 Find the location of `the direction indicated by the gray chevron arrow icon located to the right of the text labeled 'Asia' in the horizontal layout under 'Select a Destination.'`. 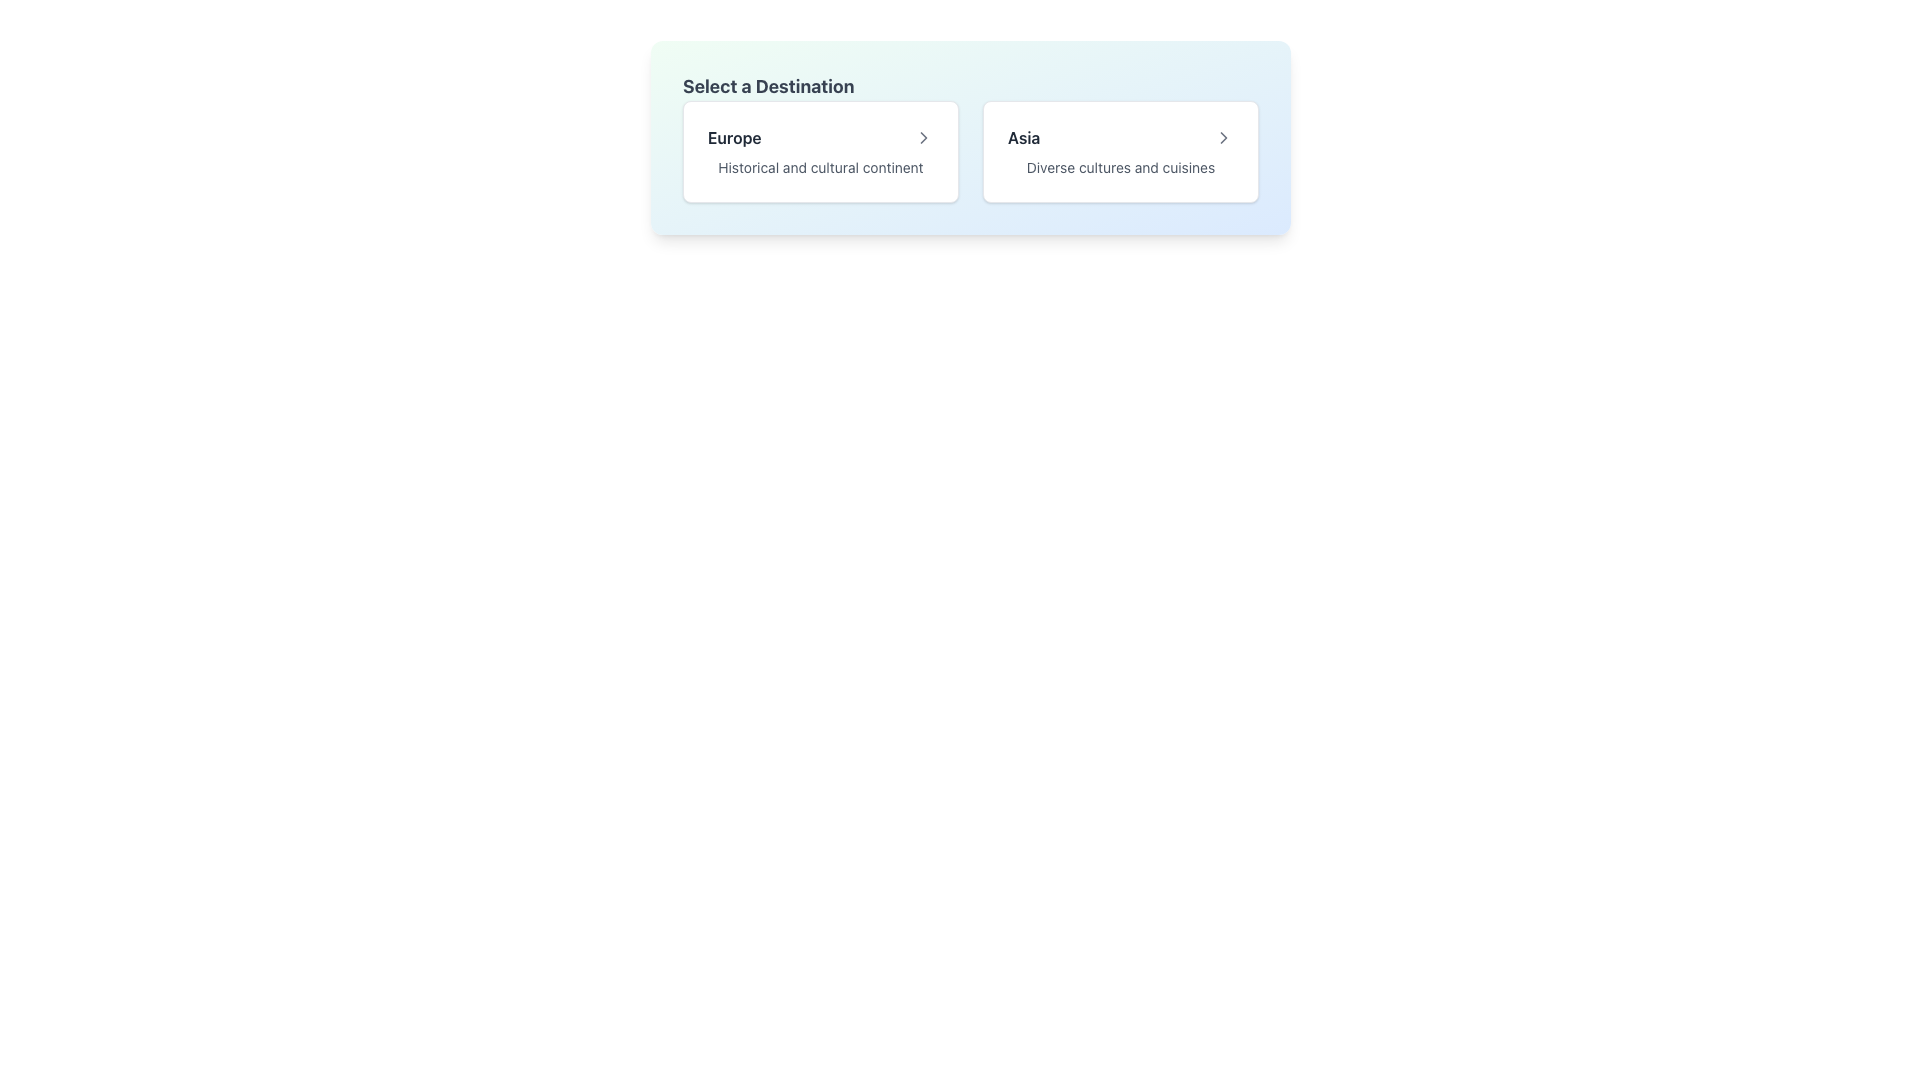

the direction indicated by the gray chevron arrow icon located to the right of the text labeled 'Asia' in the horizontal layout under 'Select a Destination.' is located at coordinates (1223, 137).